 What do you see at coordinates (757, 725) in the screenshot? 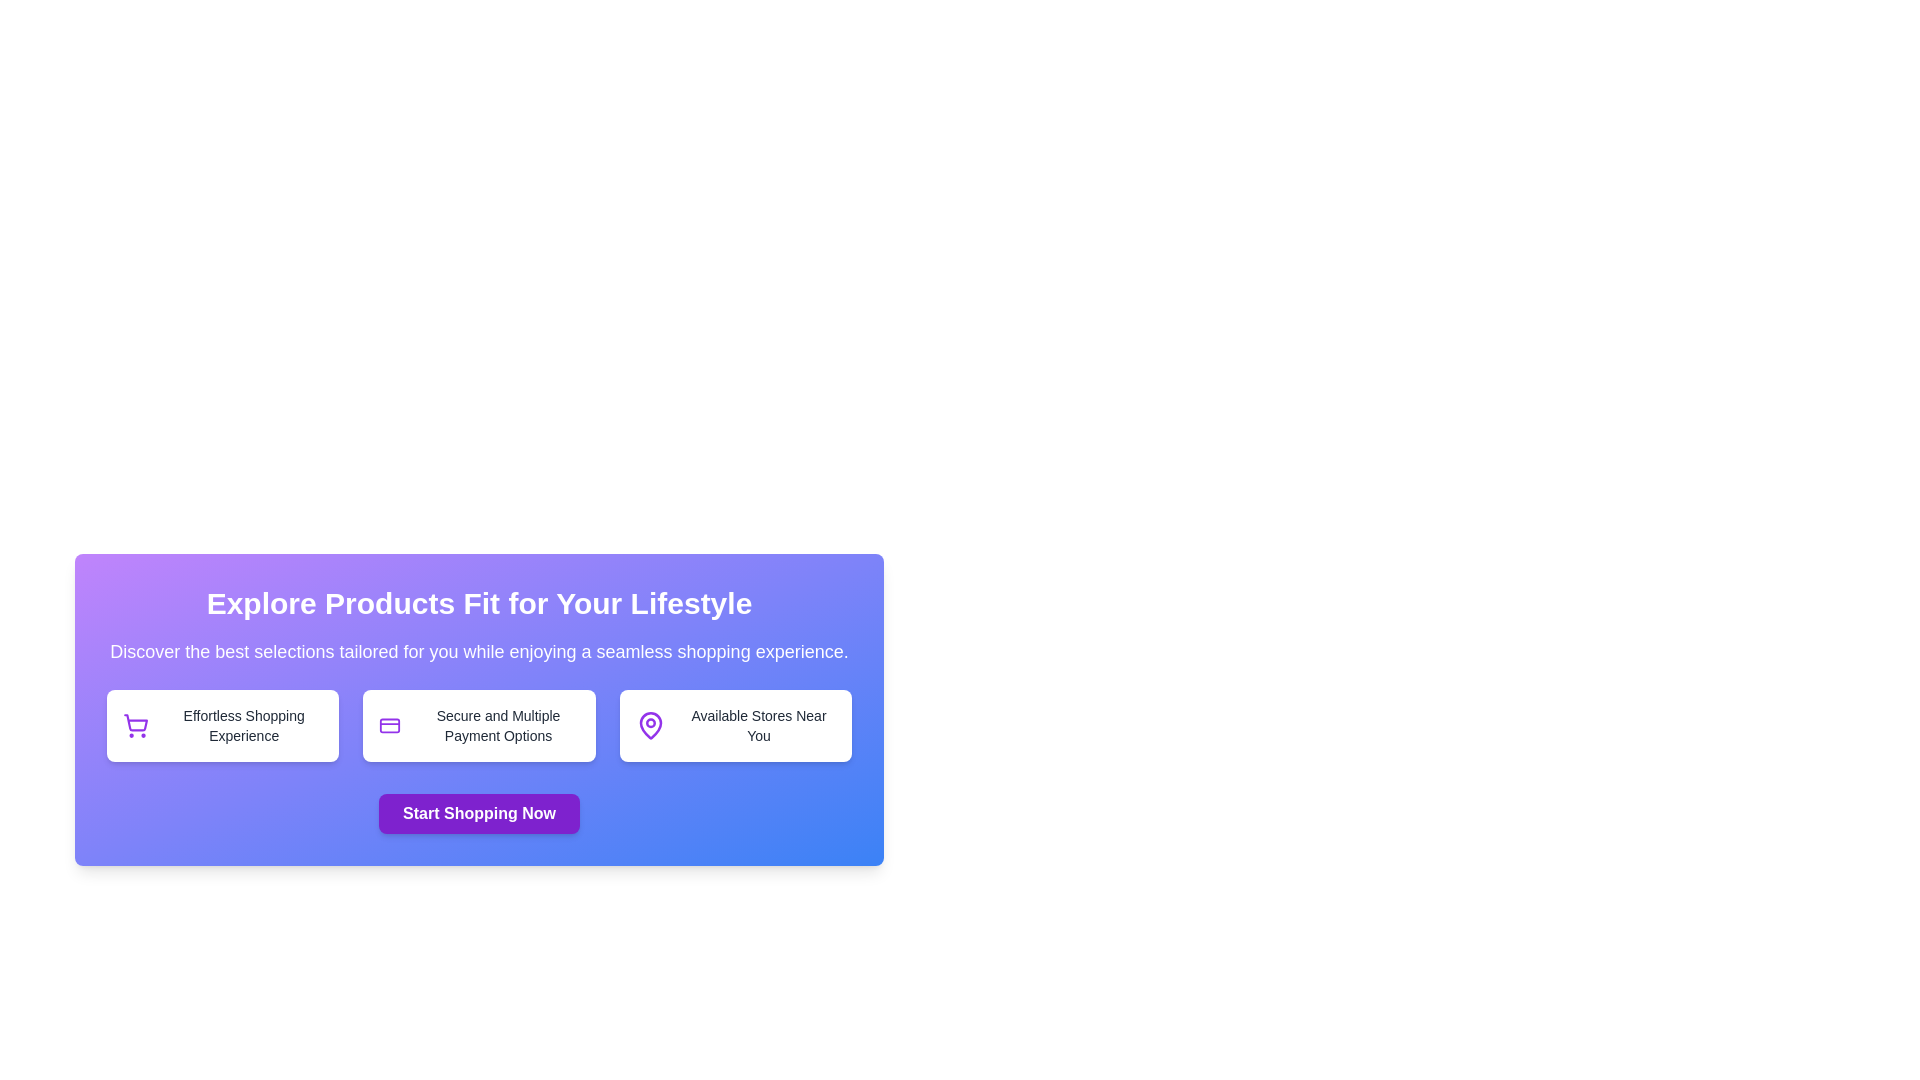
I see `the informational text label located at the bottom of the third card in a horizontal row of three cards, positioned to the far right under the purple location pin icon` at bounding box center [757, 725].